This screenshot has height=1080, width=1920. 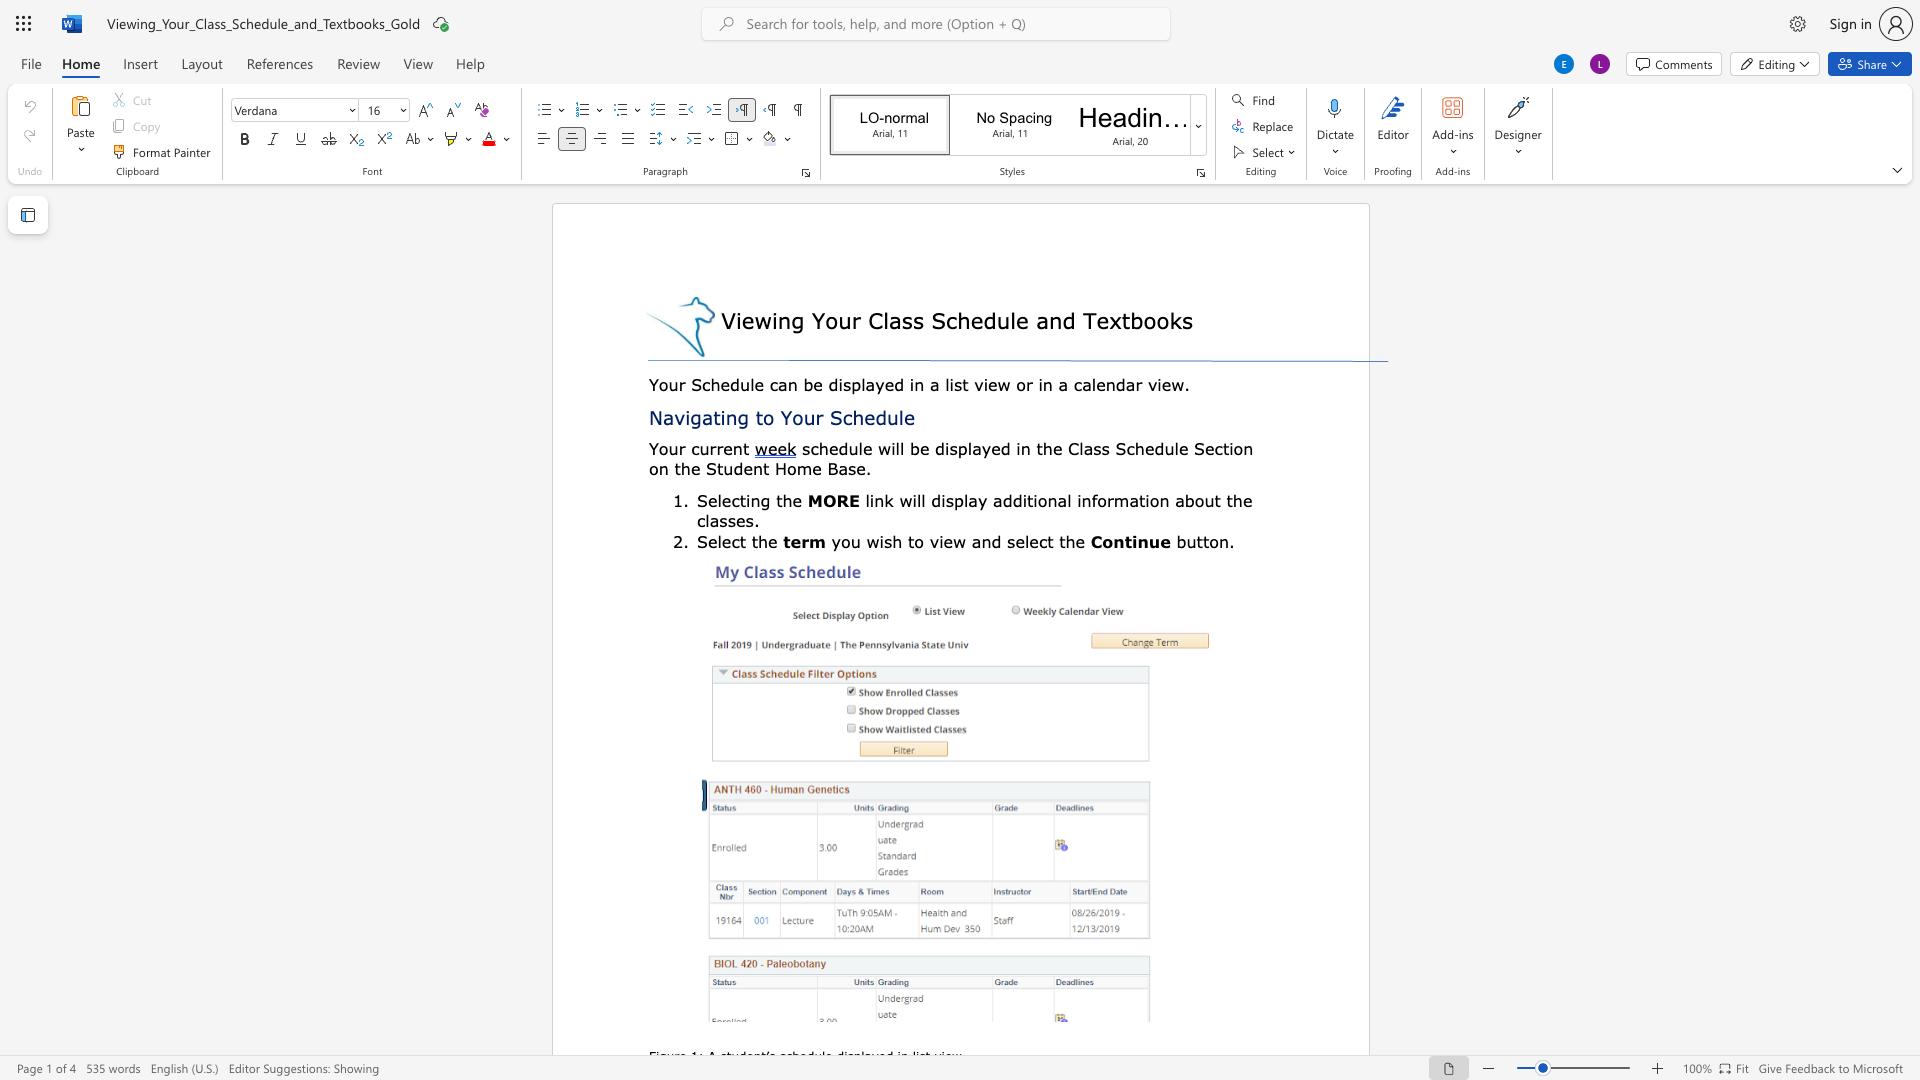 What do you see at coordinates (852, 468) in the screenshot?
I see `the 5th character "s" in the text` at bounding box center [852, 468].